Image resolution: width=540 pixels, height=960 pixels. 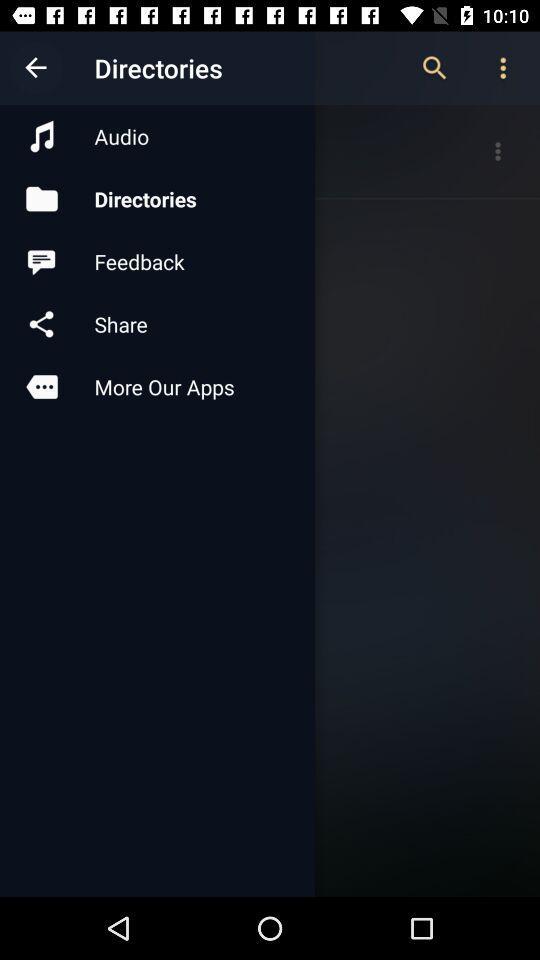 What do you see at coordinates (434, 68) in the screenshot?
I see `item next to audio item` at bounding box center [434, 68].